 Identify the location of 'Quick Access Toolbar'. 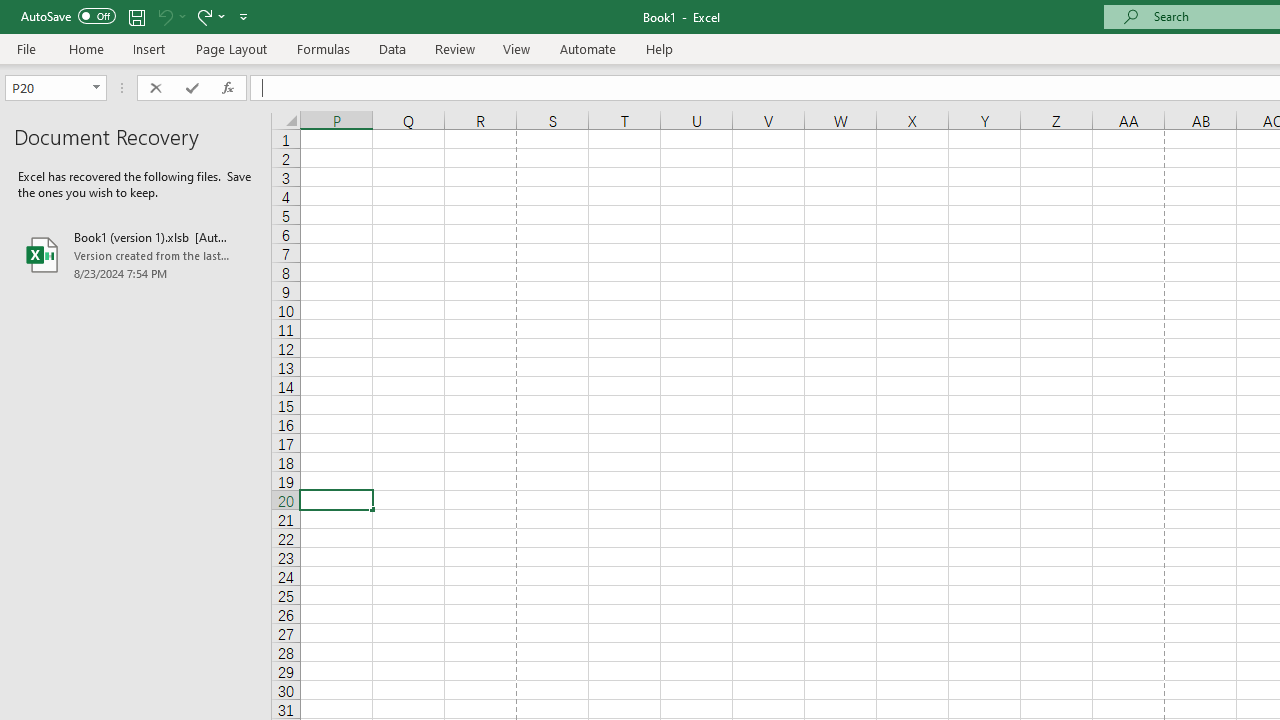
(135, 16).